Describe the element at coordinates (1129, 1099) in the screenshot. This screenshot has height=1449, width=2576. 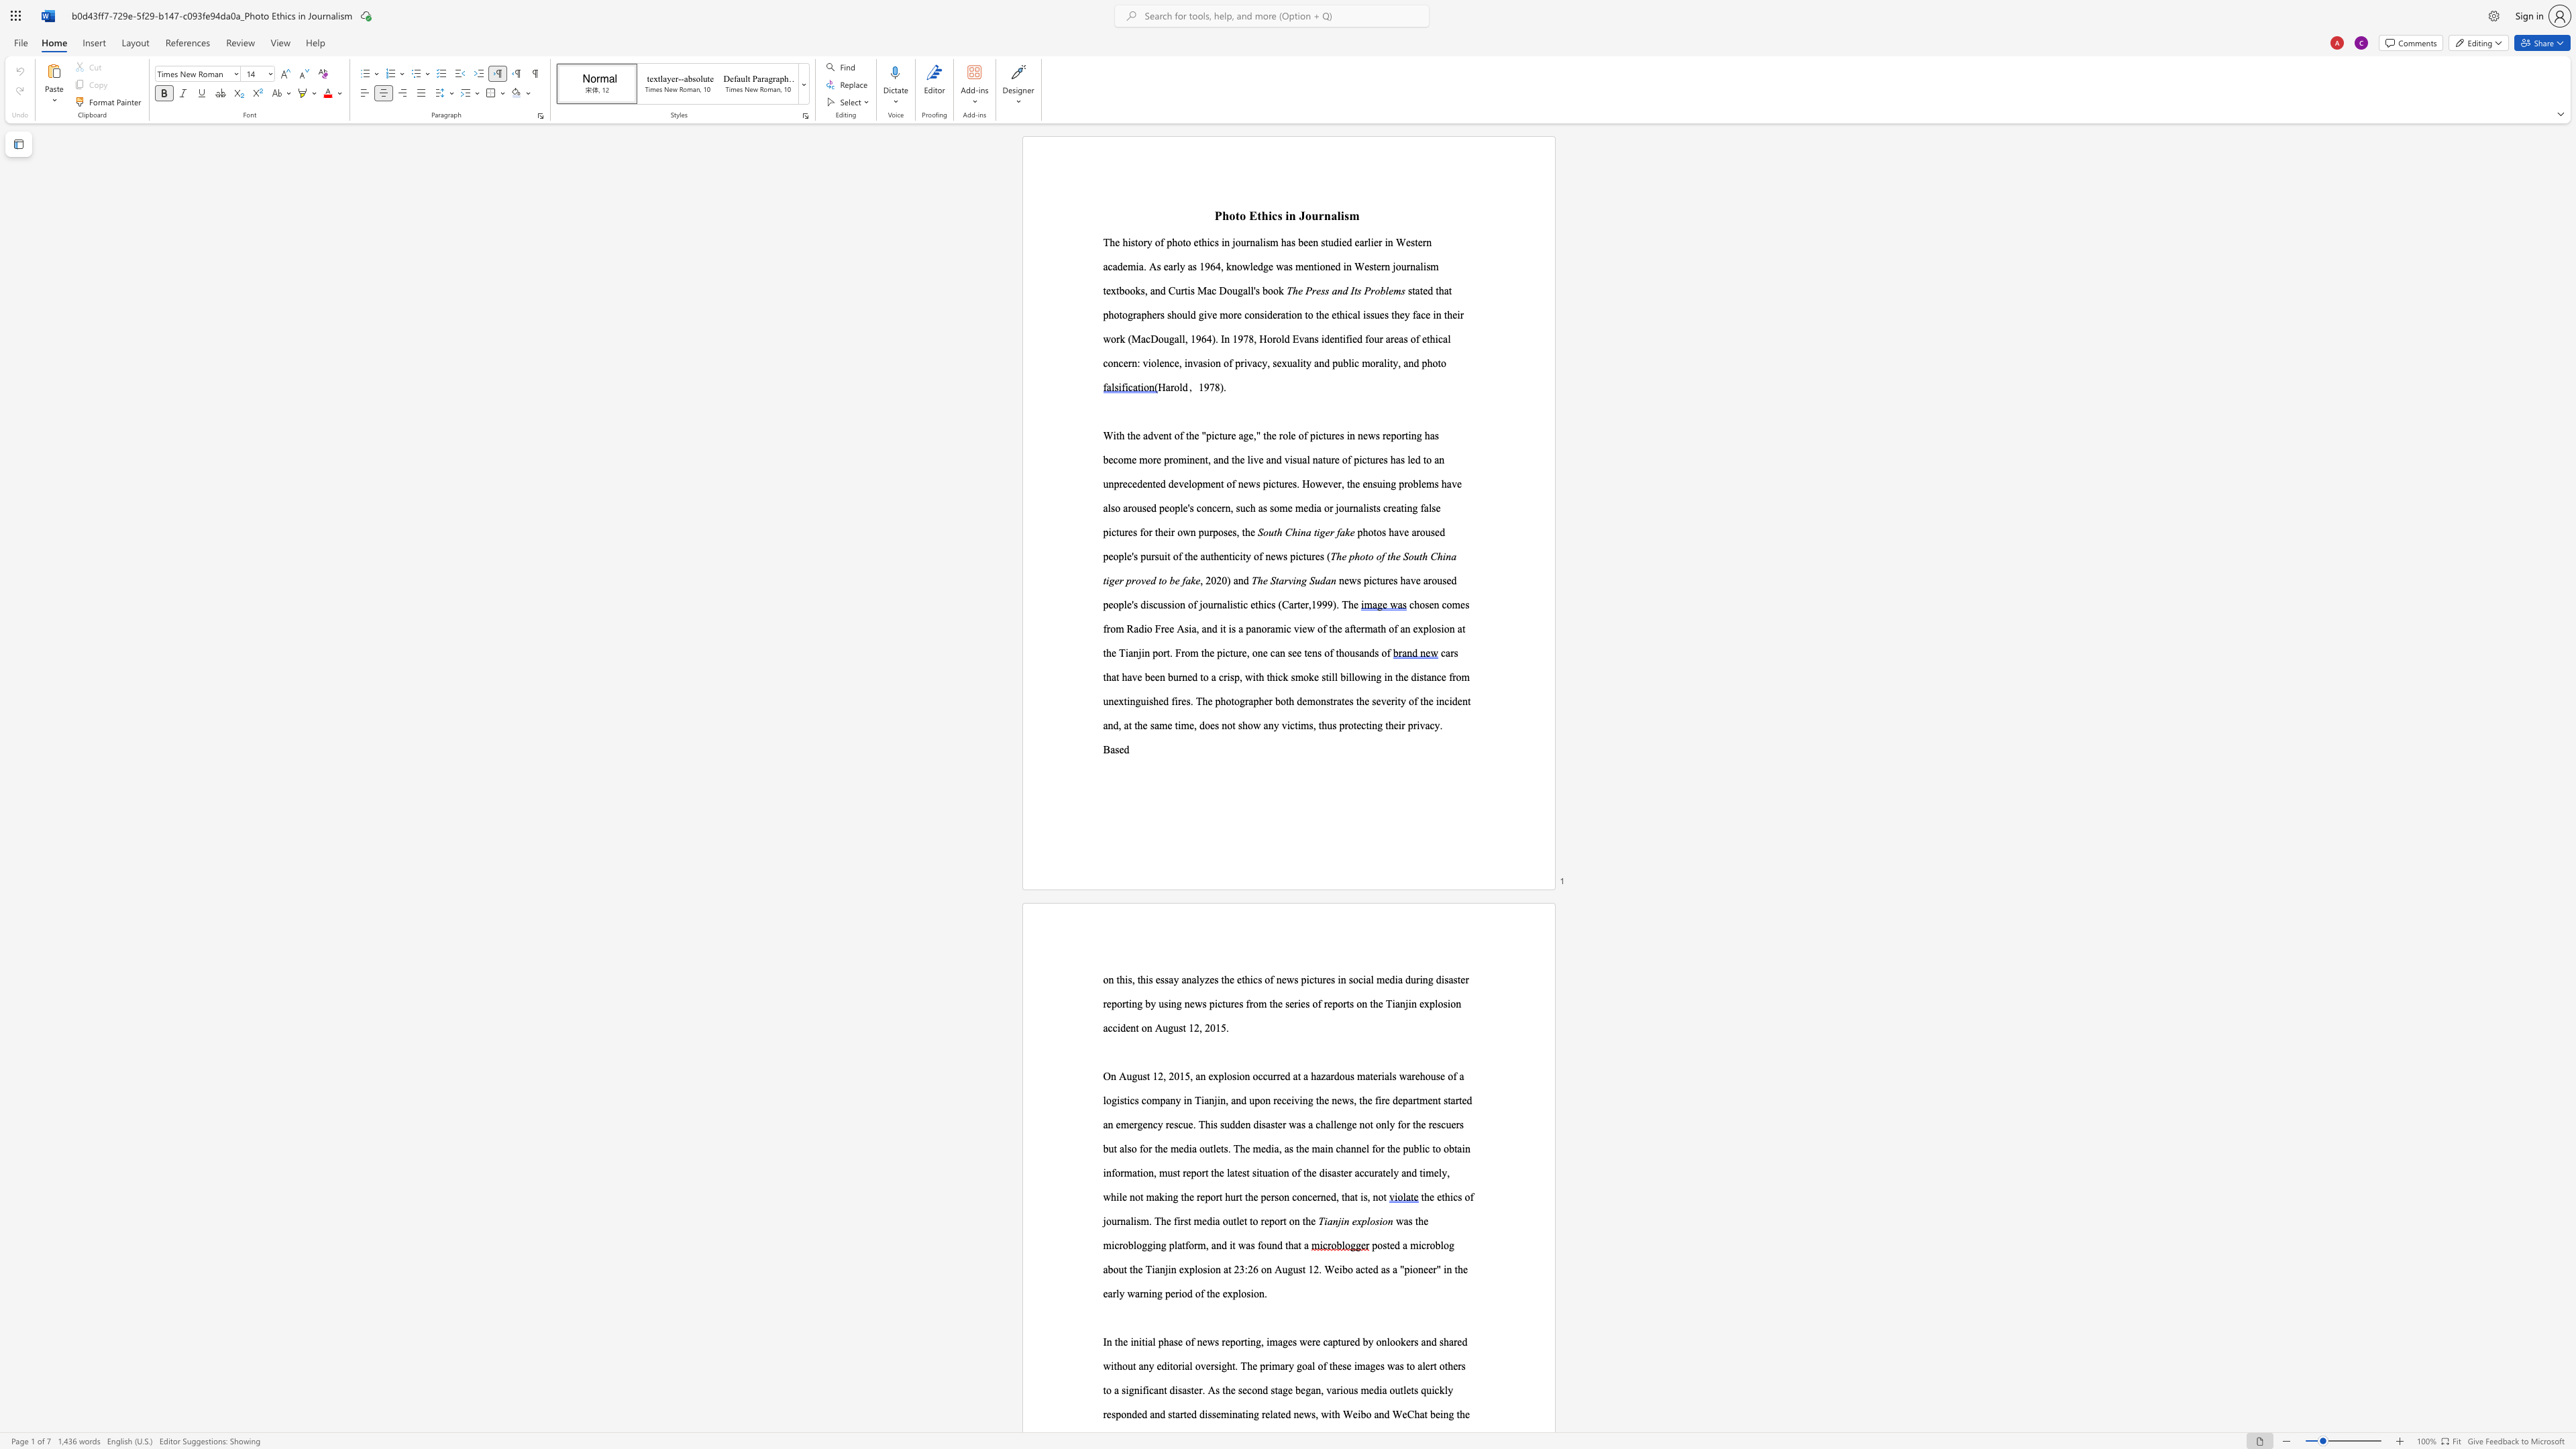
I see `the subset text "cs" within the text "a logistics"` at that location.